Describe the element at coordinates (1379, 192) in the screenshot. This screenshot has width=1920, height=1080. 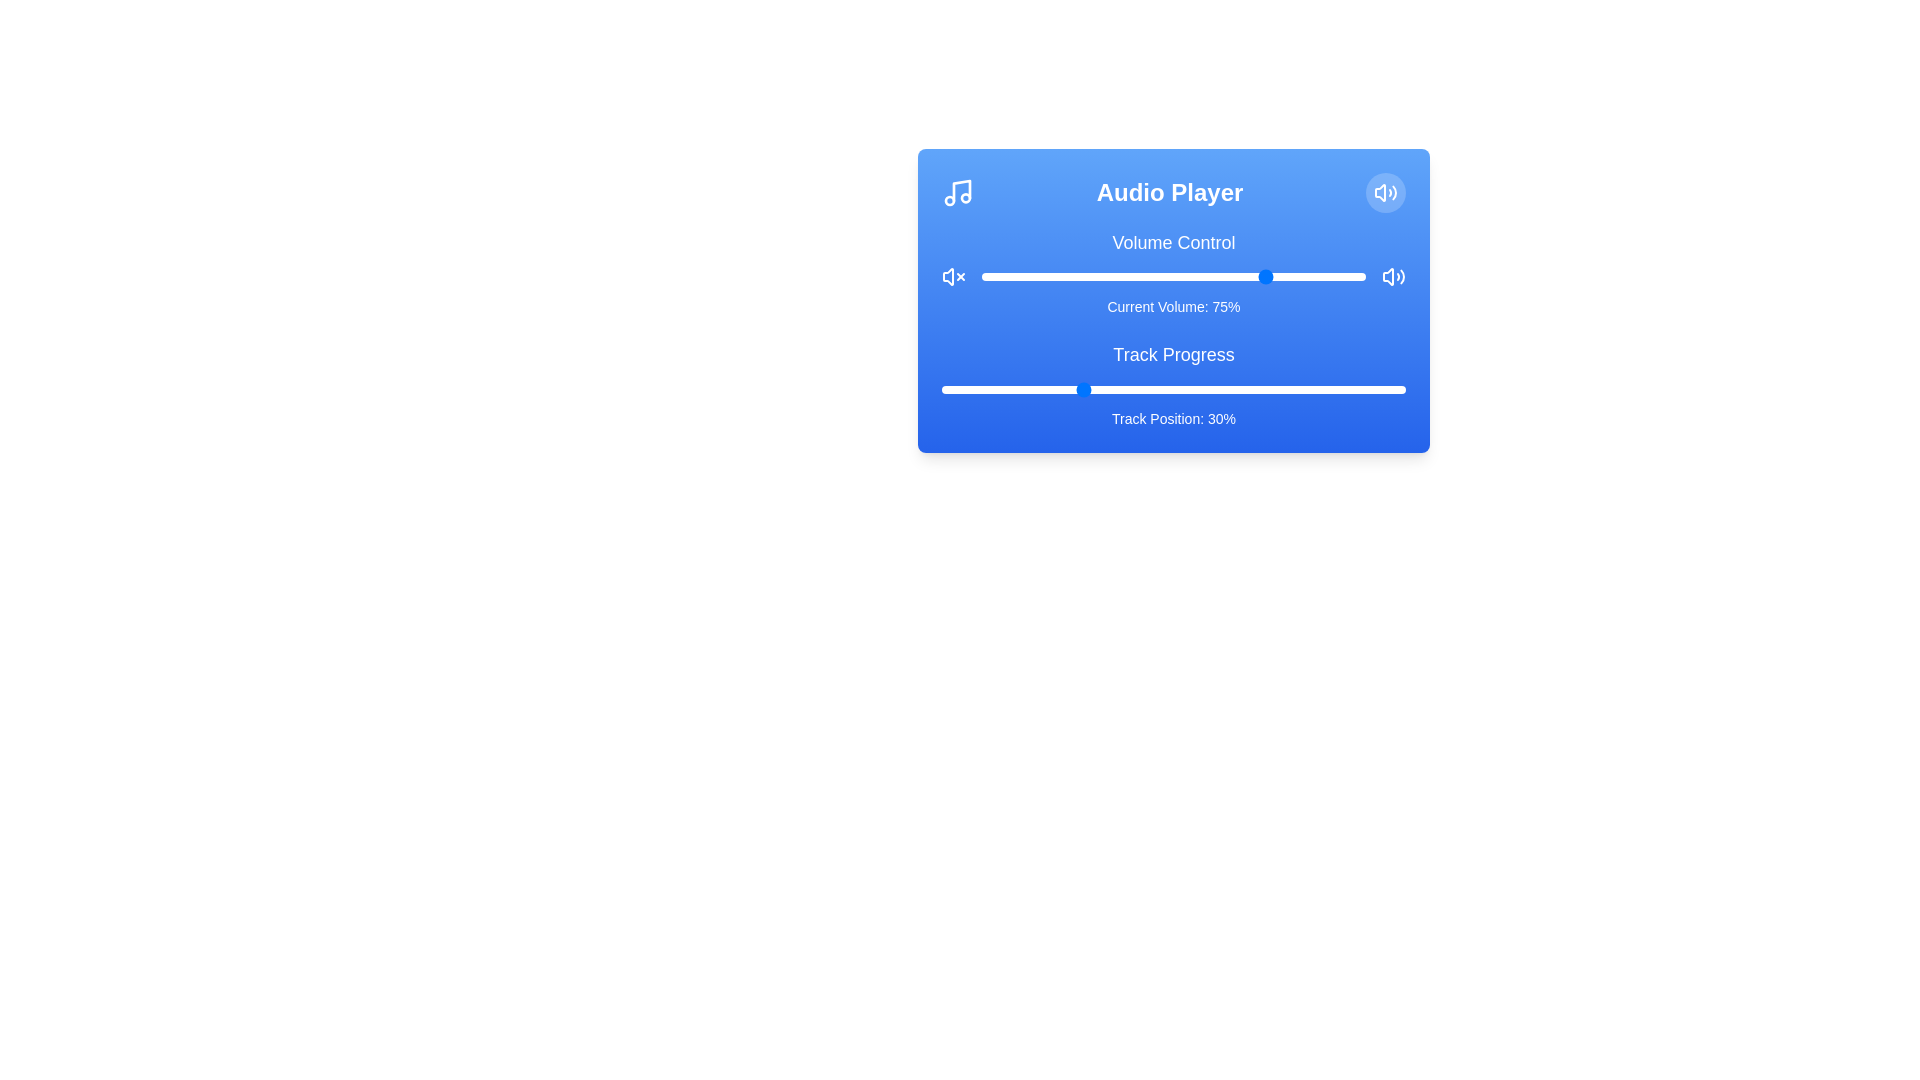
I see `the curved arrow icon that symbolizes sound wave or volume control, located in the top-right corner of the audio player interface` at that location.